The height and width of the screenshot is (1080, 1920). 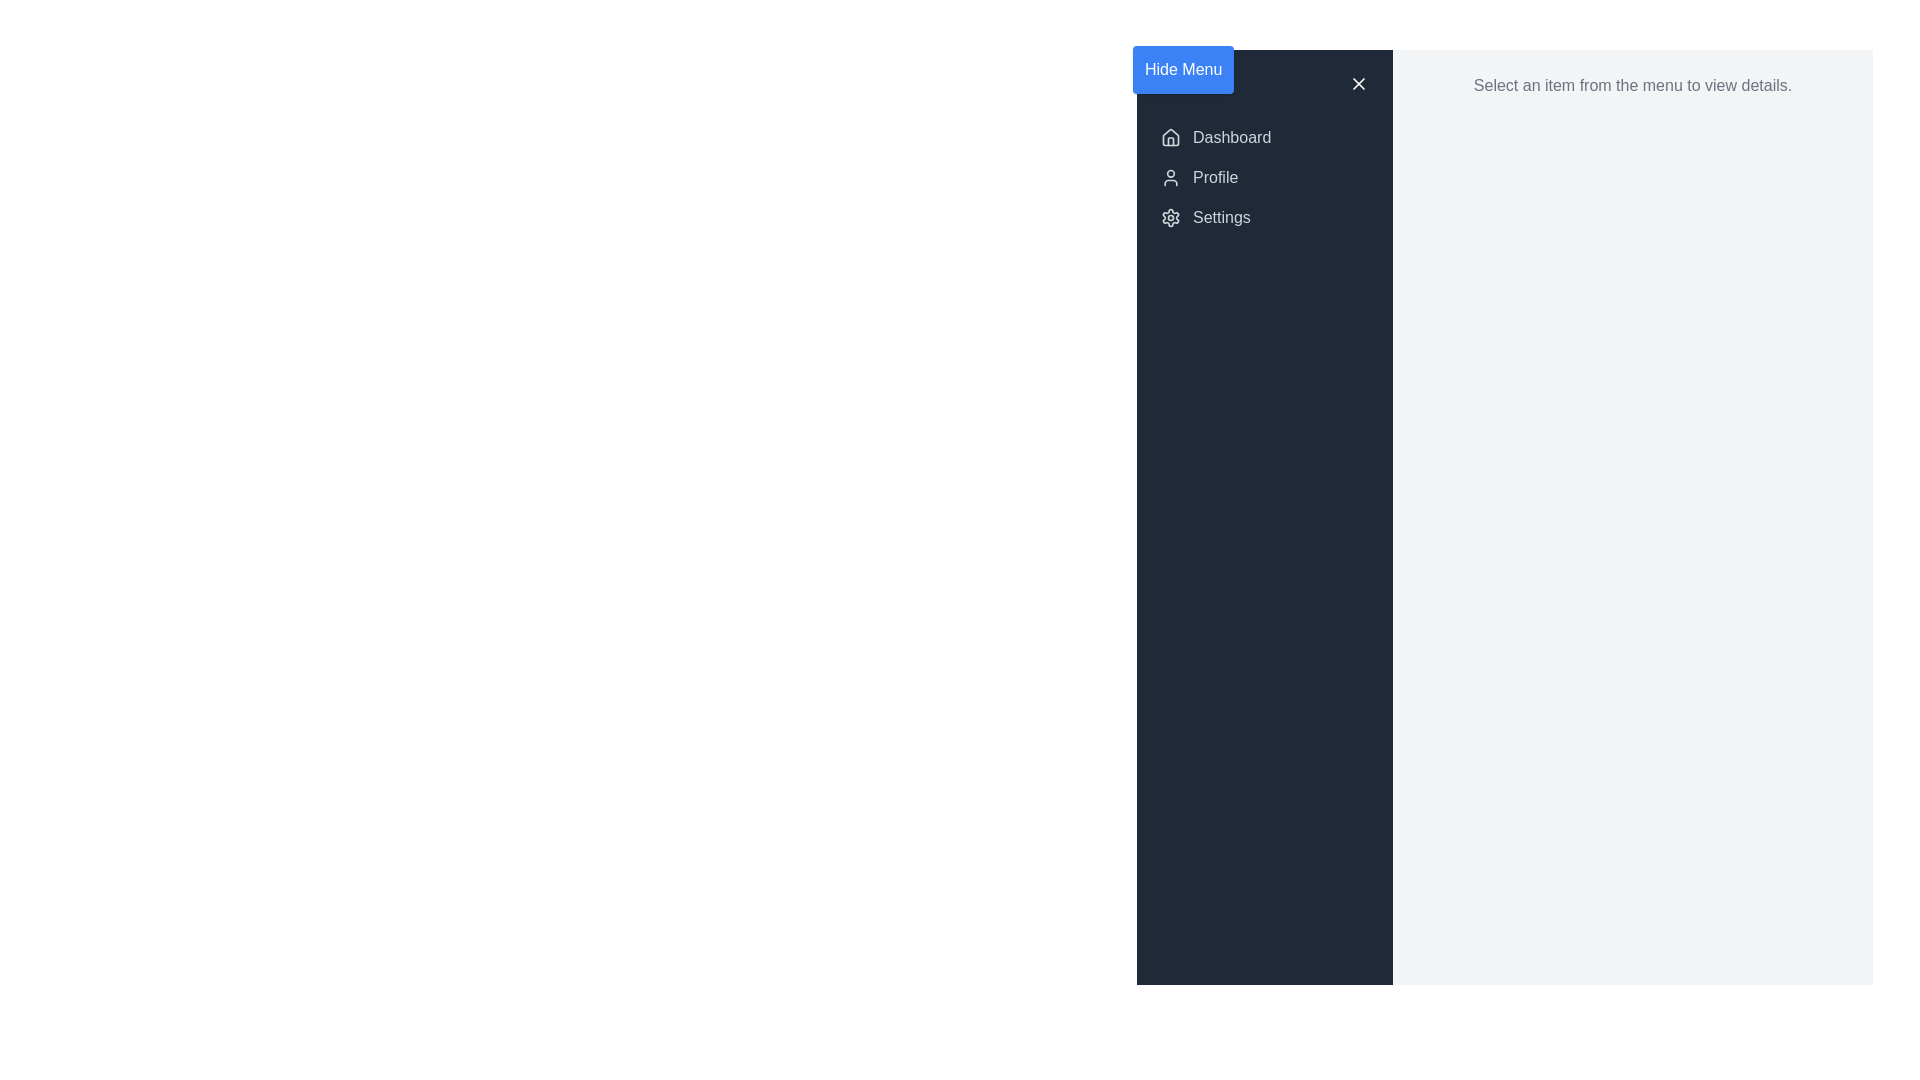 What do you see at coordinates (1358, 83) in the screenshot?
I see `the button located in the top right corner of the dark sidebar menu panel` at bounding box center [1358, 83].